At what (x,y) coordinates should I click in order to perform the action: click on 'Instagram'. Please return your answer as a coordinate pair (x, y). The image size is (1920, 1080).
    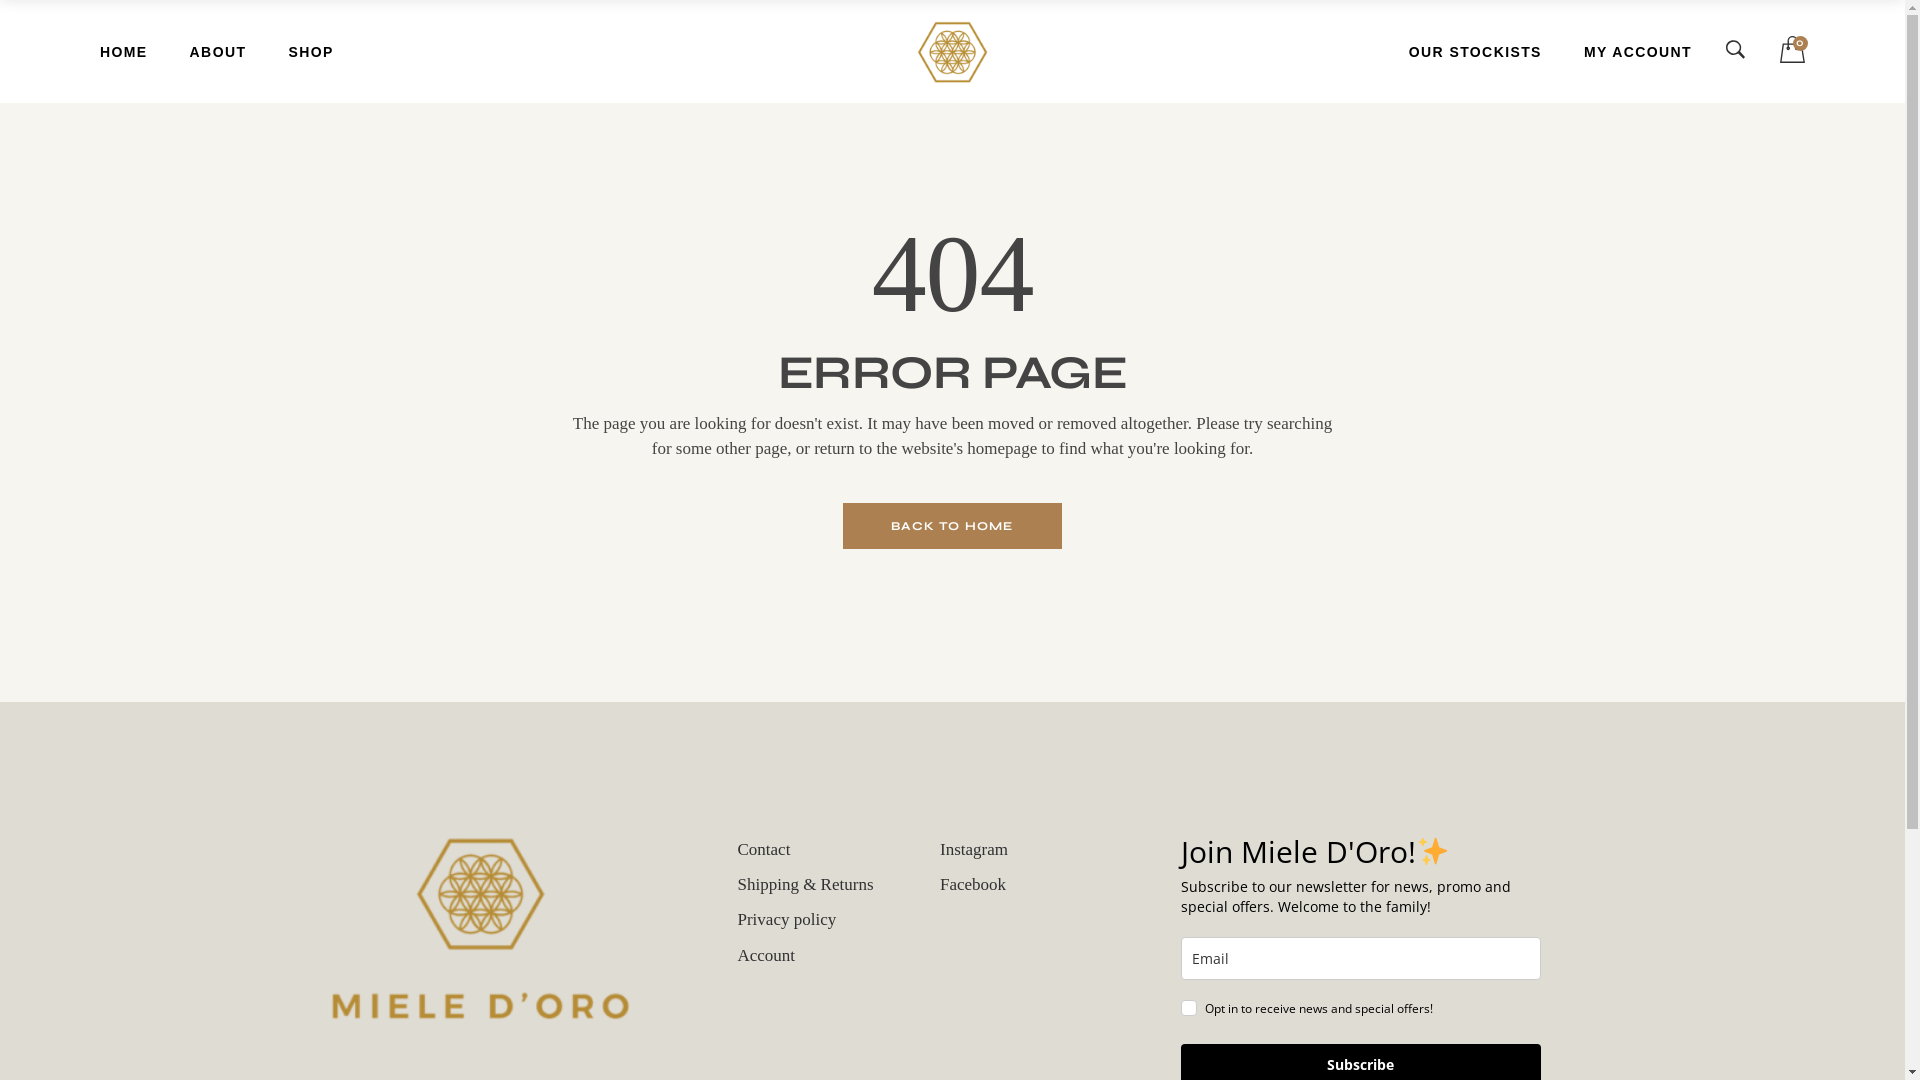
    Looking at the image, I should click on (974, 849).